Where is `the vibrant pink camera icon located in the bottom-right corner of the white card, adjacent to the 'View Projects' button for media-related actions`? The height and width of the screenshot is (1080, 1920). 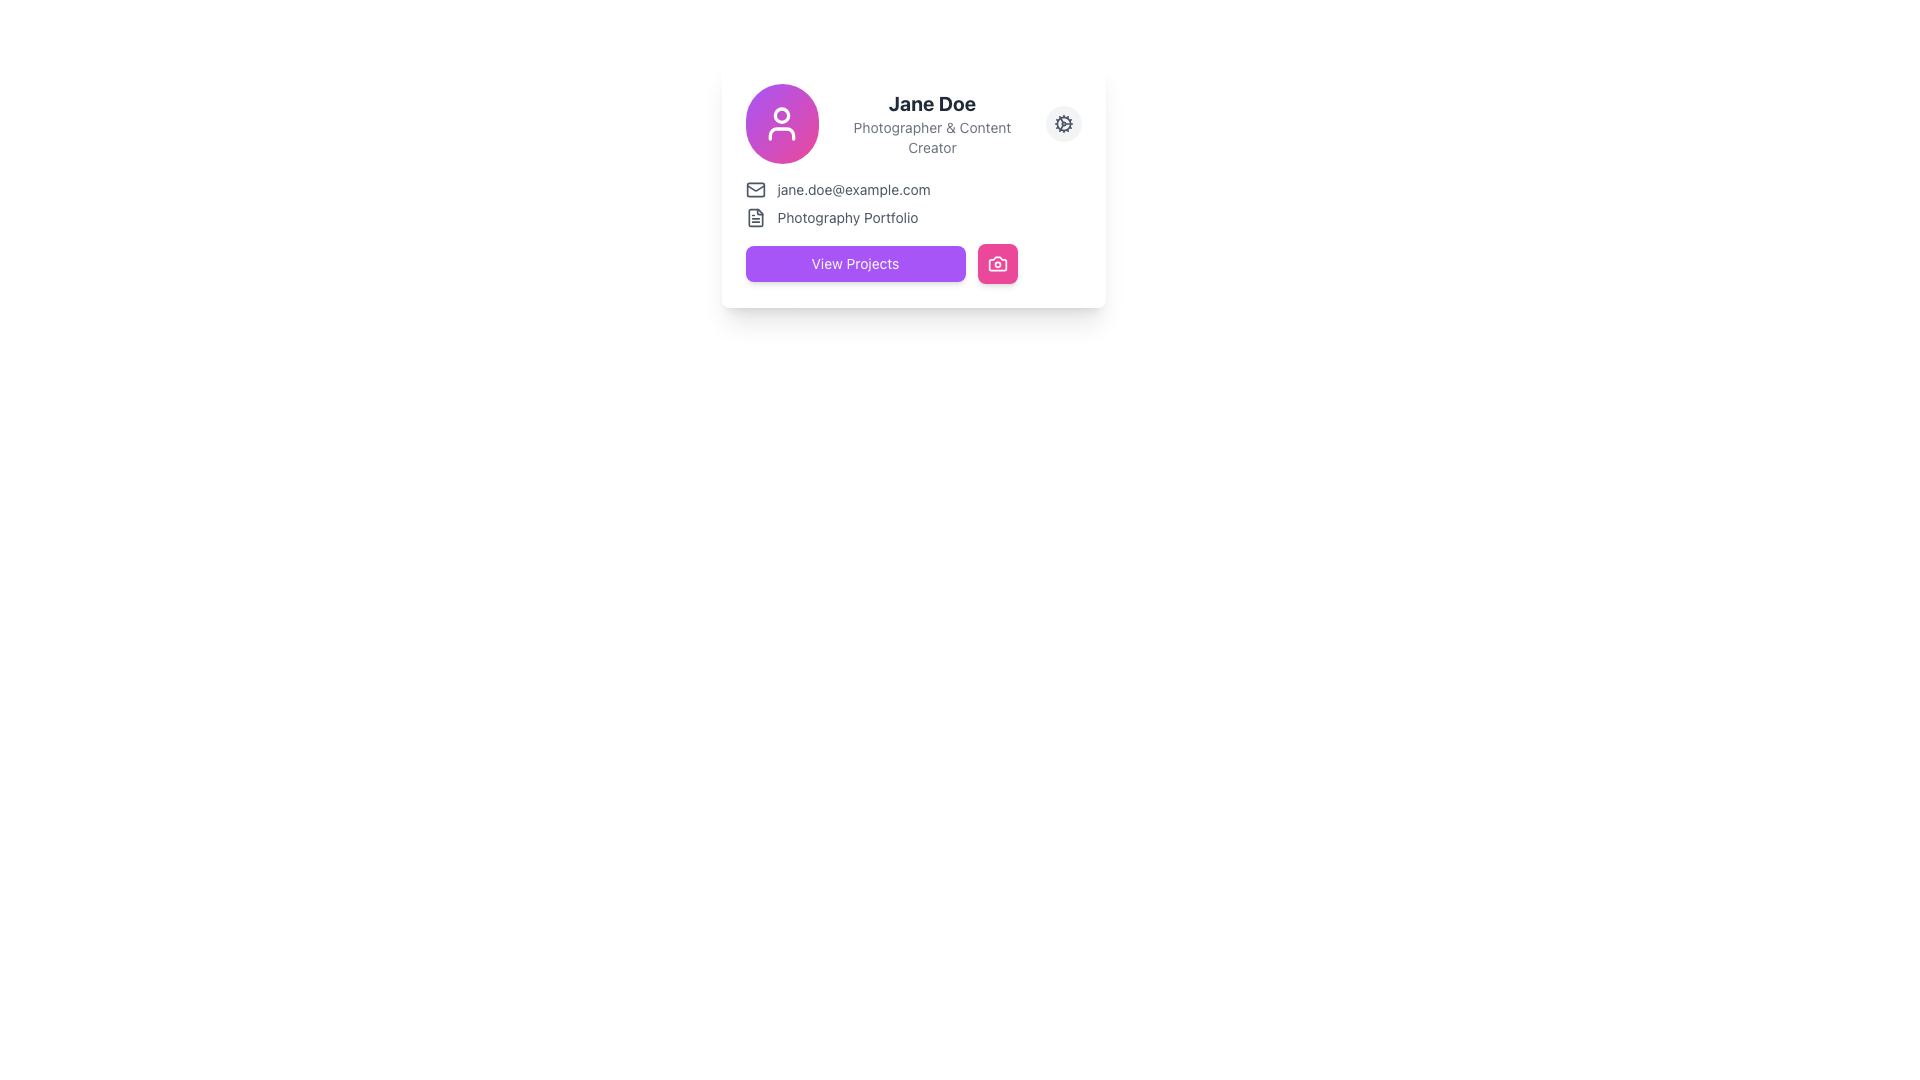 the vibrant pink camera icon located in the bottom-right corner of the white card, adjacent to the 'View Projects' button for media-related actions is located at coordinates (997, 262).